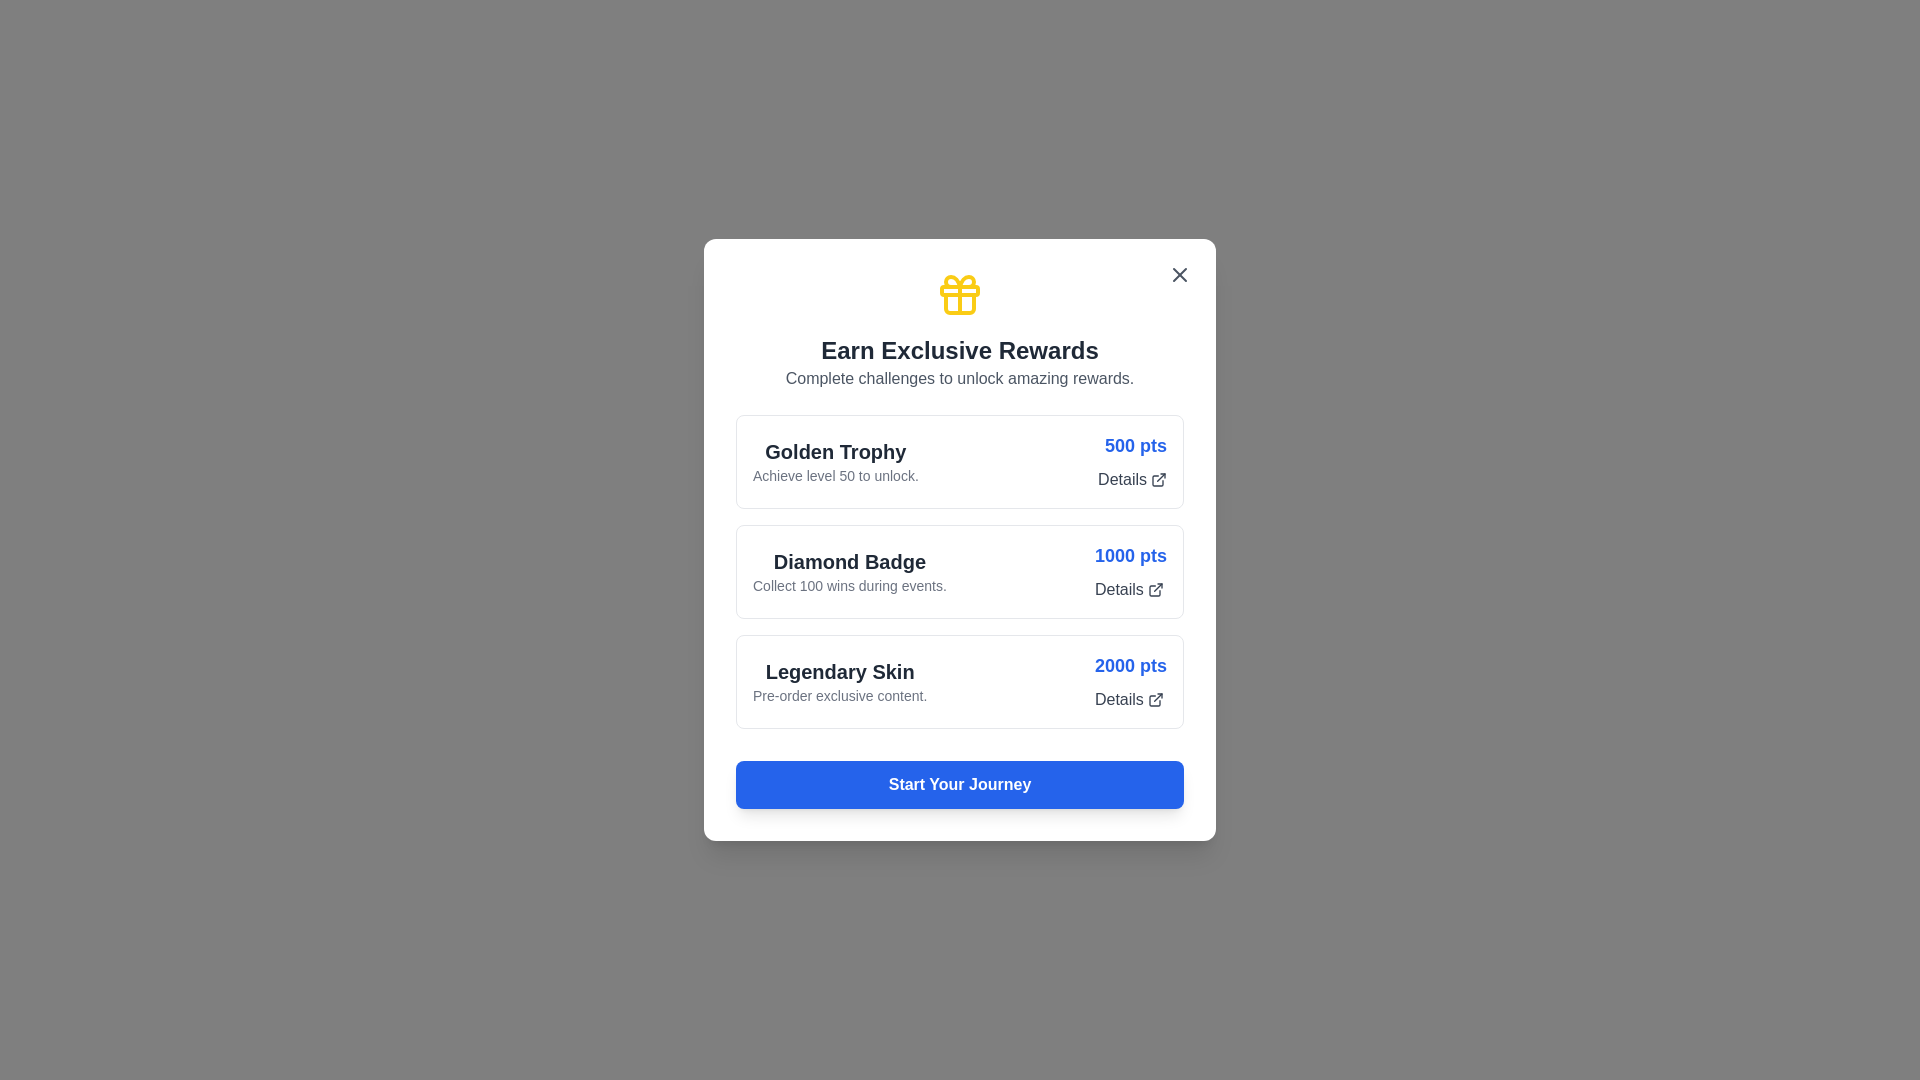 Image resolution: width=1920 pixels, height=1080 pixels. I want to click on the circular button with a dark gray 'X' icon located in the top-right corner of the modal dialog, so click(1180, 274).